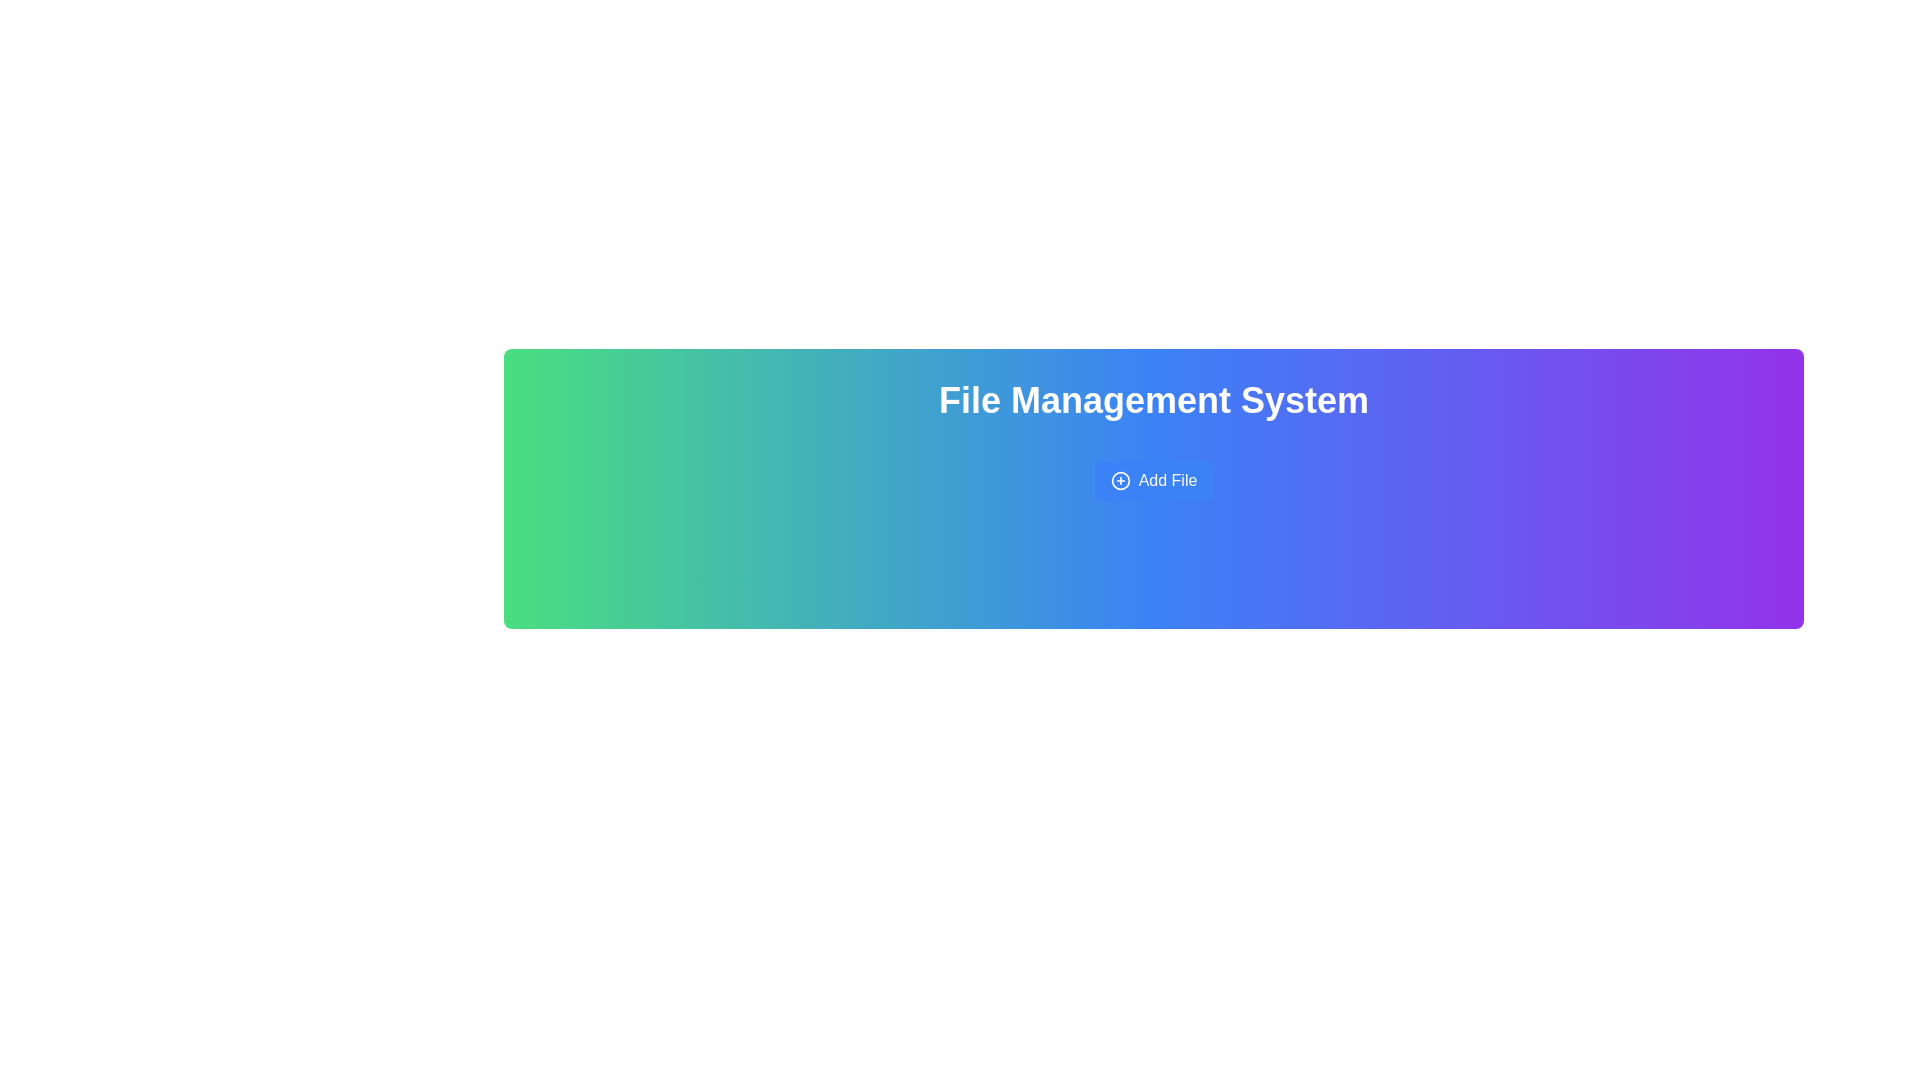  I want to click on the 'Add File' button, which is indicated by the text label located to the right of a plus sign icon, so click(1167, 481).